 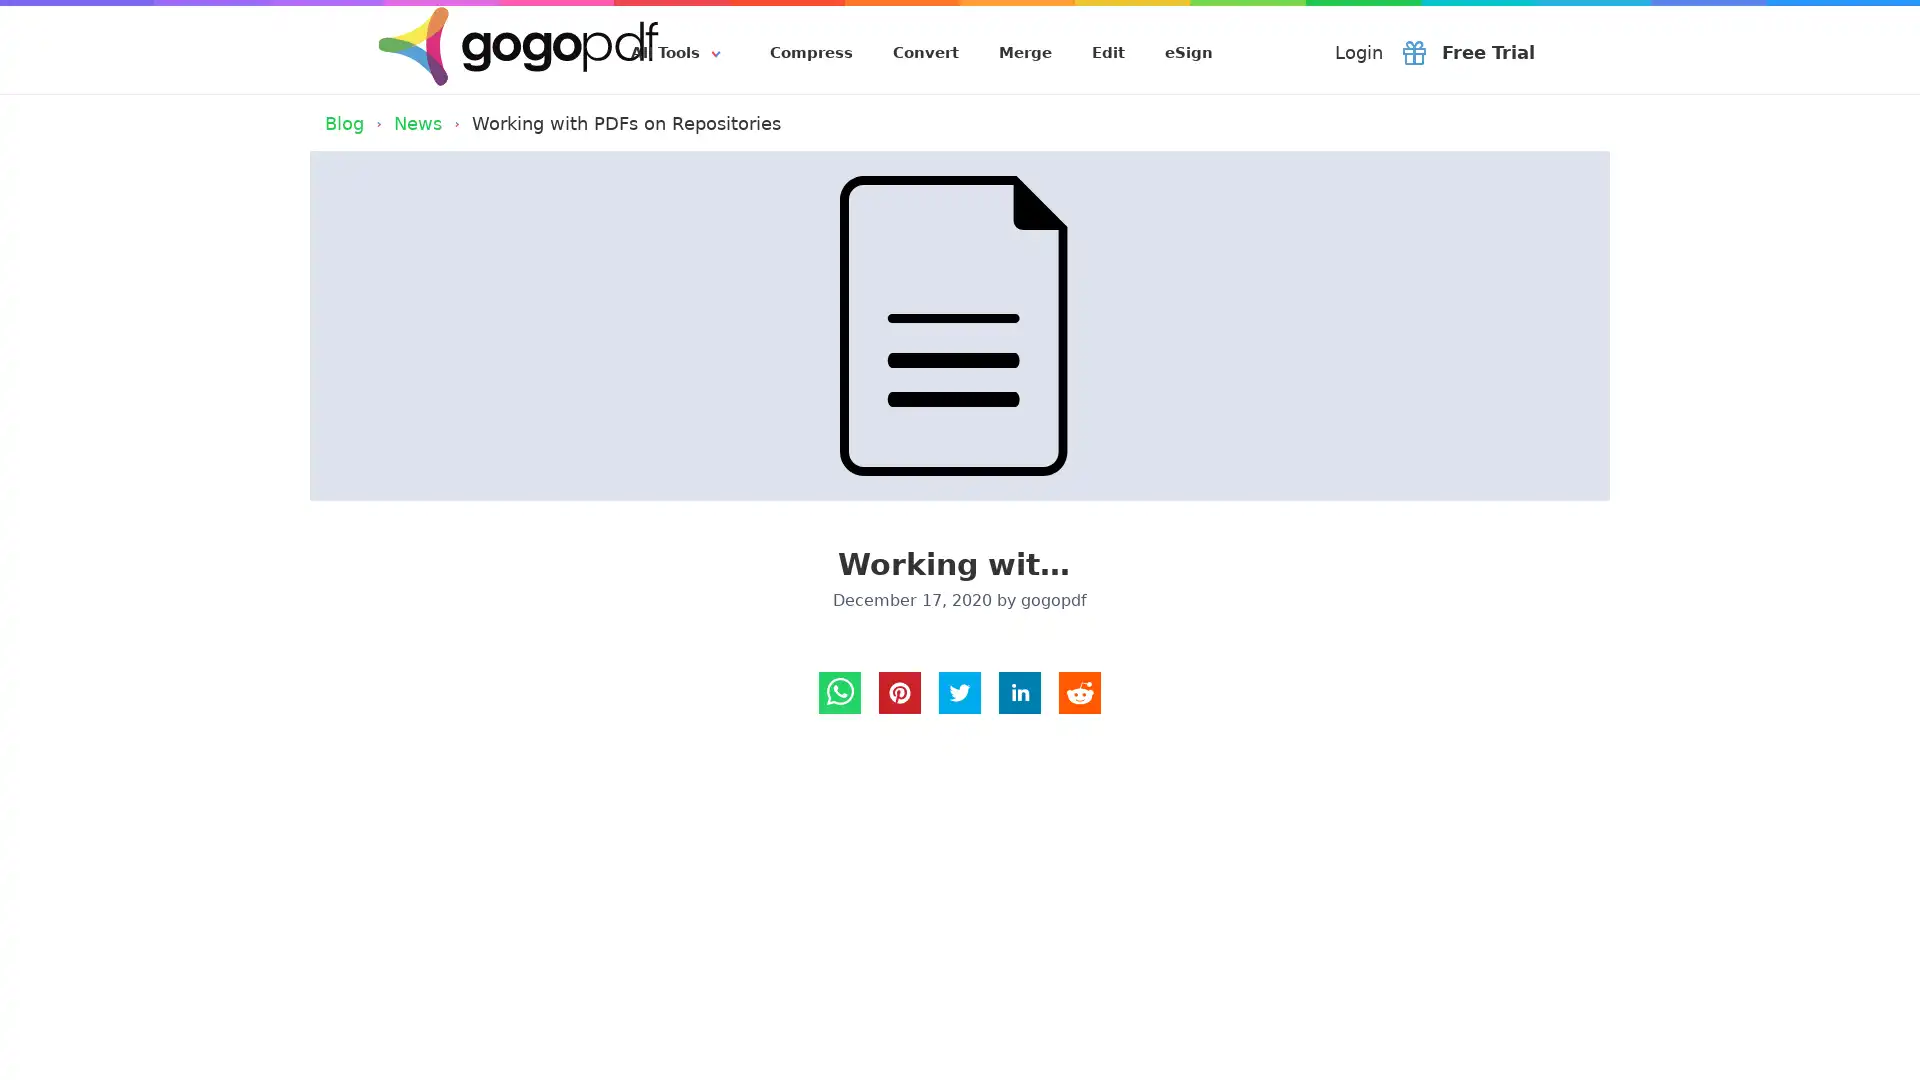 I want to click on Convert, so click(x=925, y=51).